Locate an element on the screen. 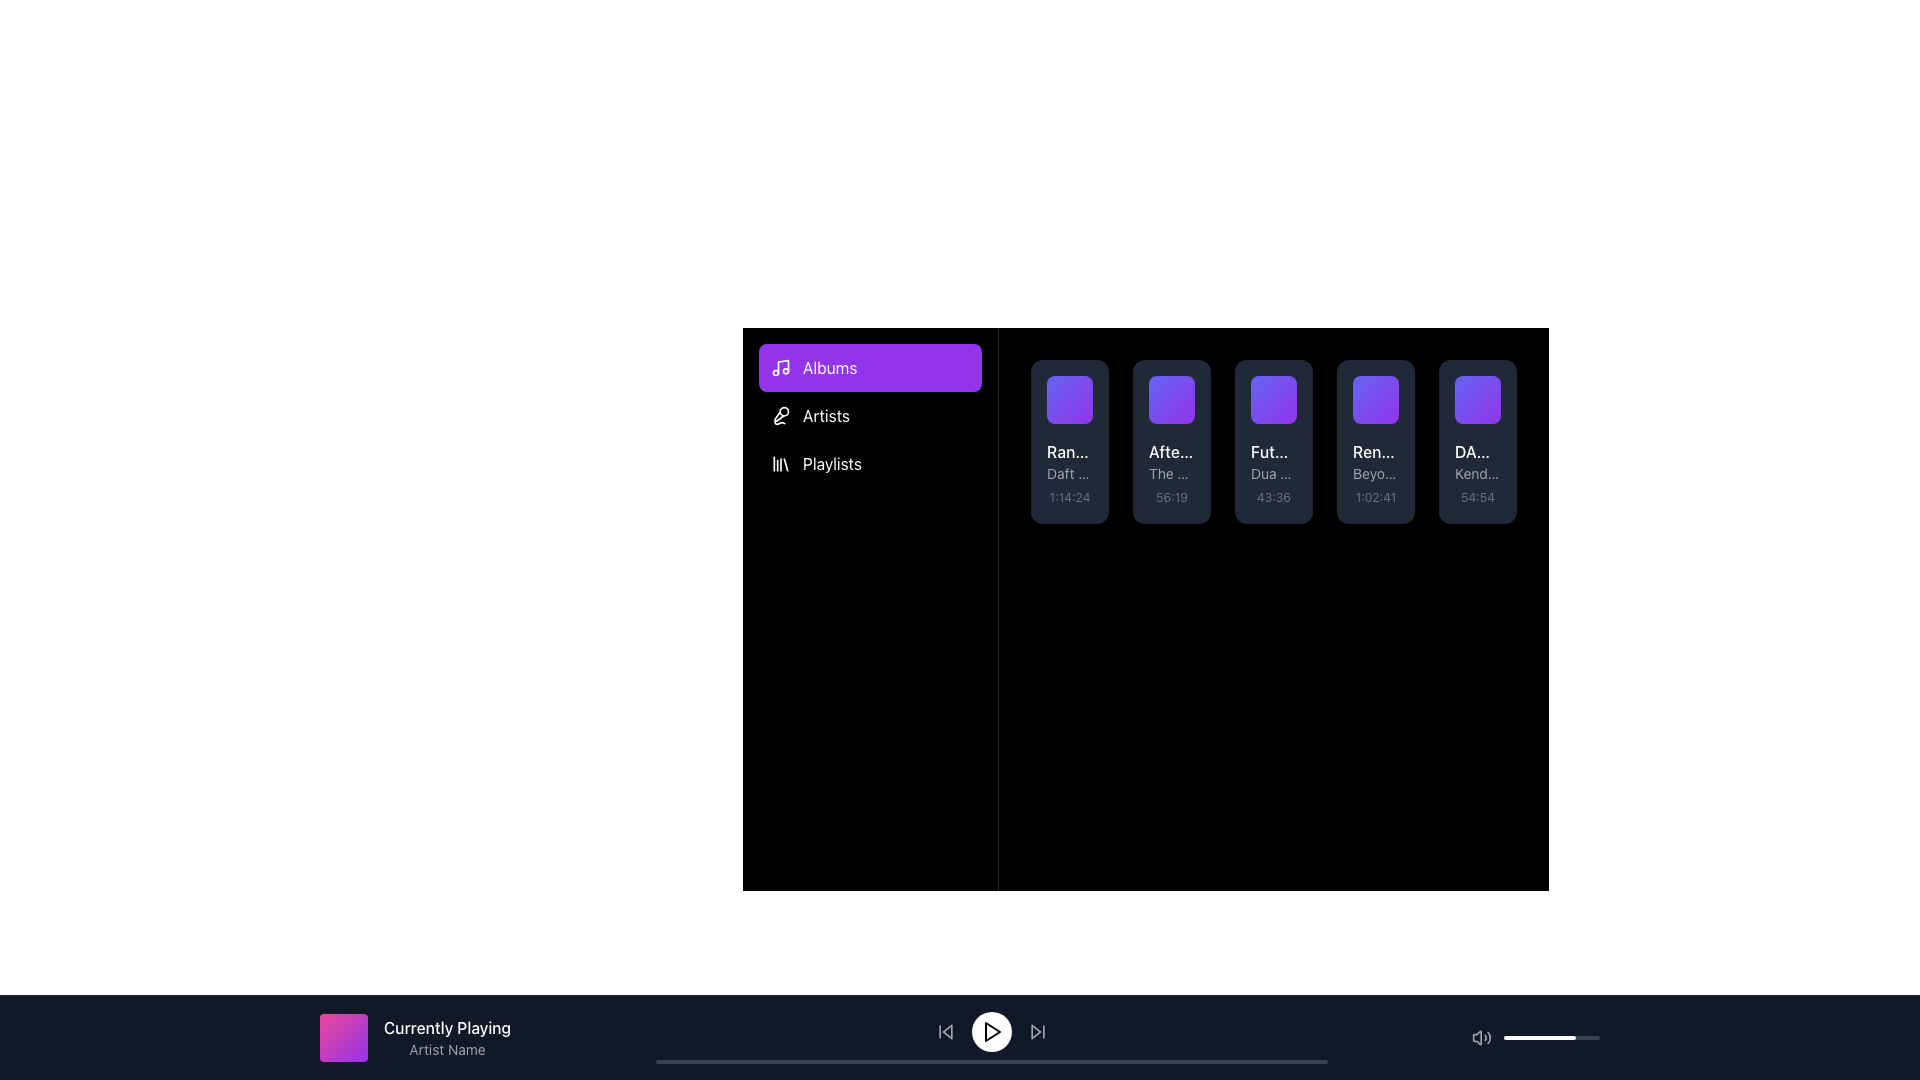  the first icon from the left that navigates to the previous item in a playlist, located at the bottom center of the interface is located at coordinates (944, 1032).